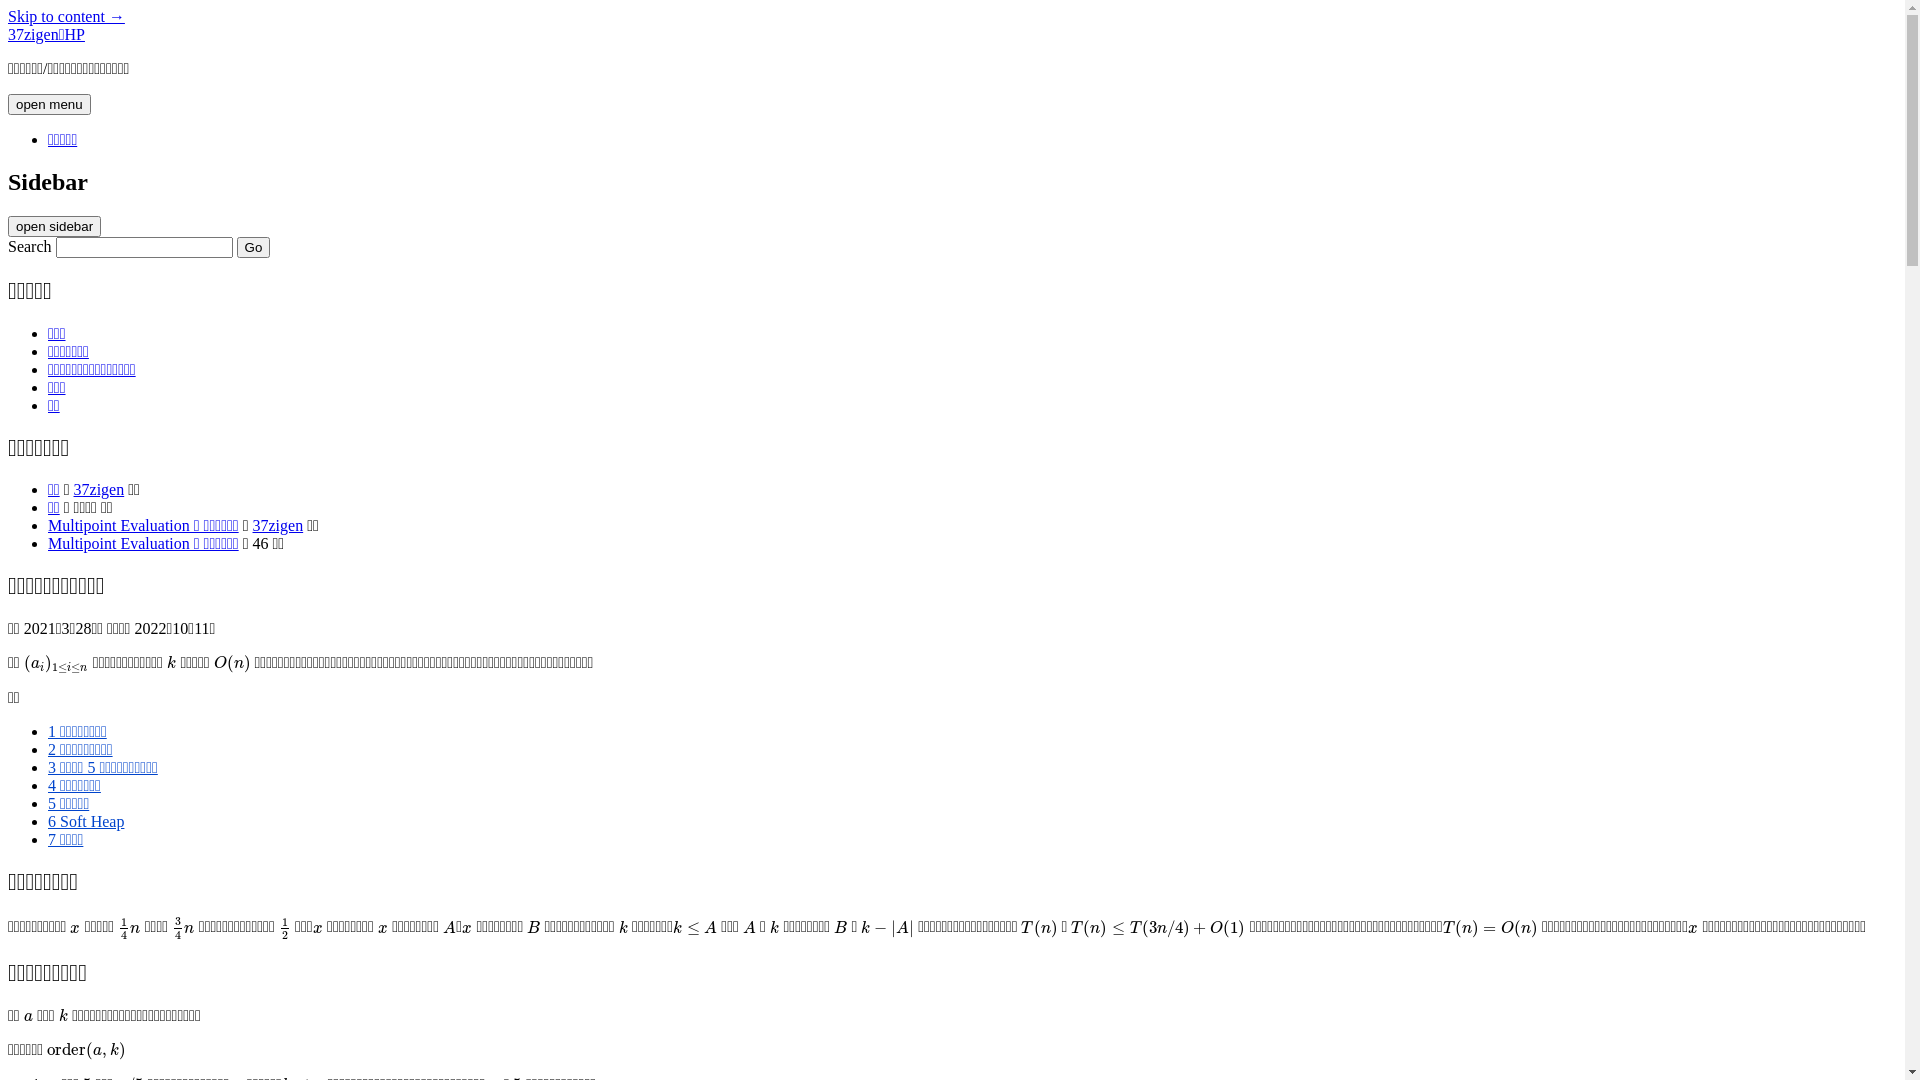 This screenshot has height=1080, width=1920. Describe the element at coordinates (54, 225) in the screenshot. I see `'open sidebar'` at that location.